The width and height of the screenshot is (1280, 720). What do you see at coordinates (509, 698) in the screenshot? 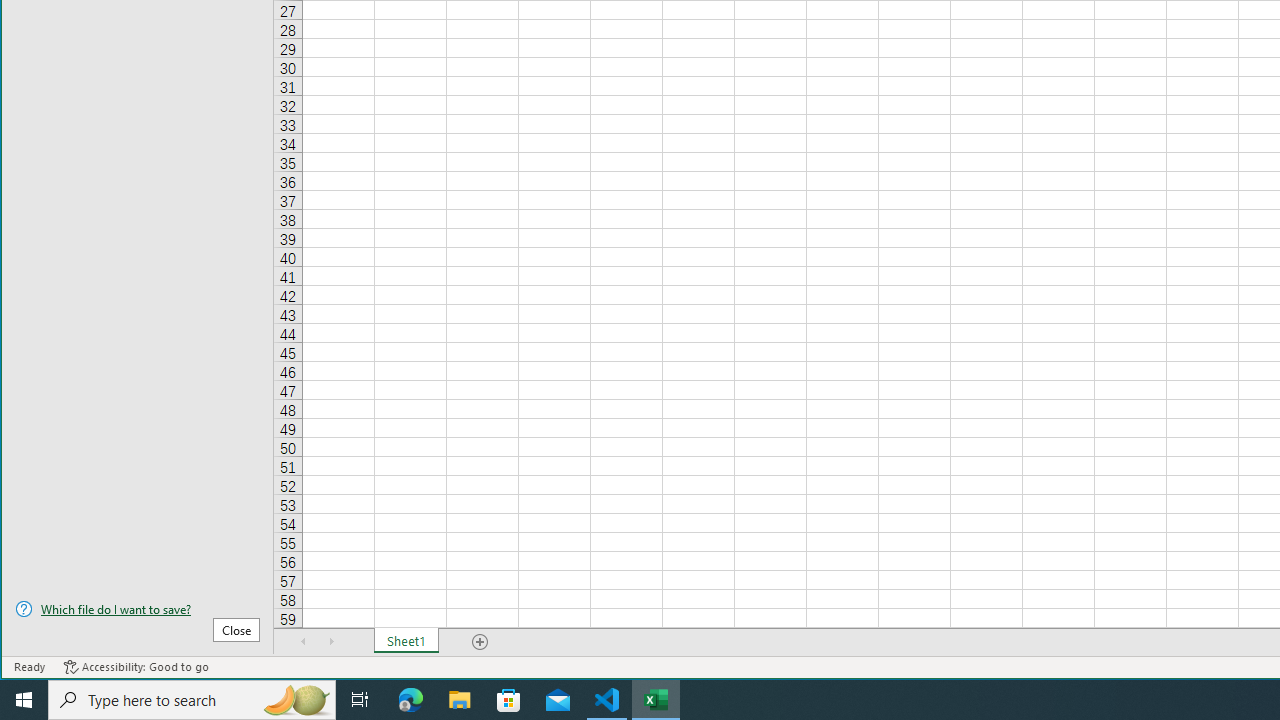
I see `'Microsoft Store'` at bounding box center [509, 698].